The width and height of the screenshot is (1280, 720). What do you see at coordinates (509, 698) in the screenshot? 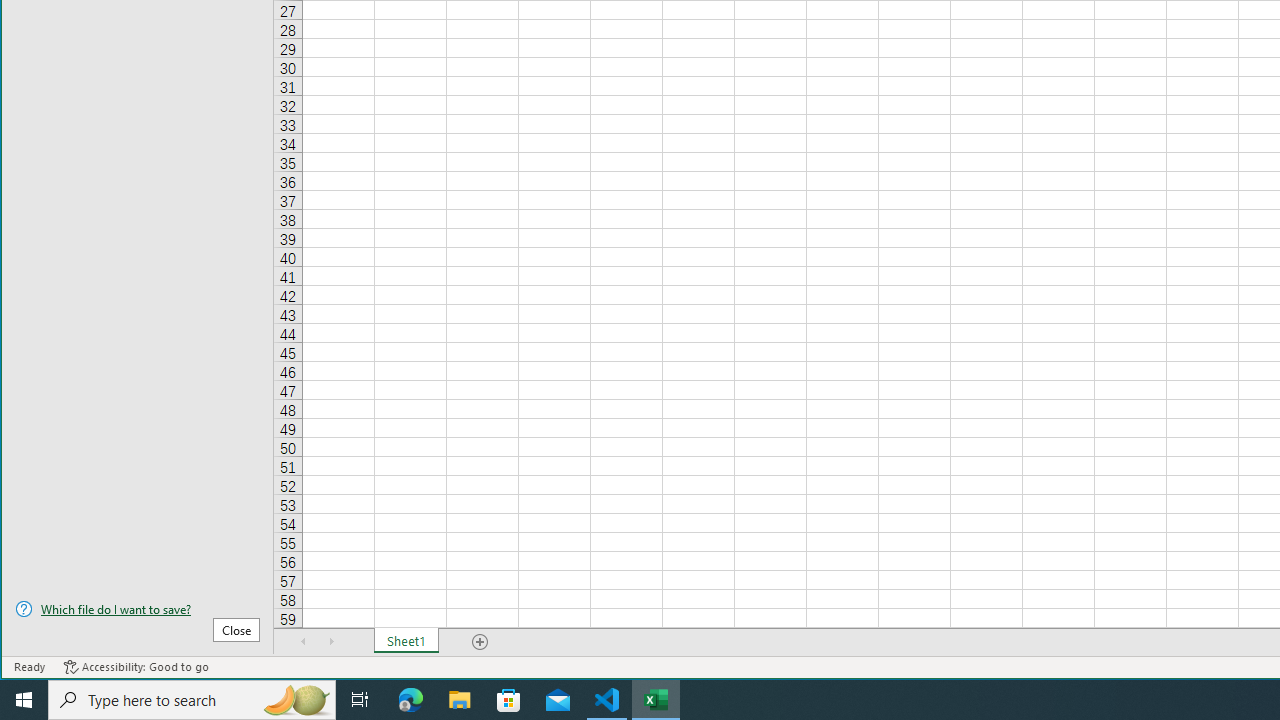
I see `'Microsoft Store'` at bounding box center [509, 698].